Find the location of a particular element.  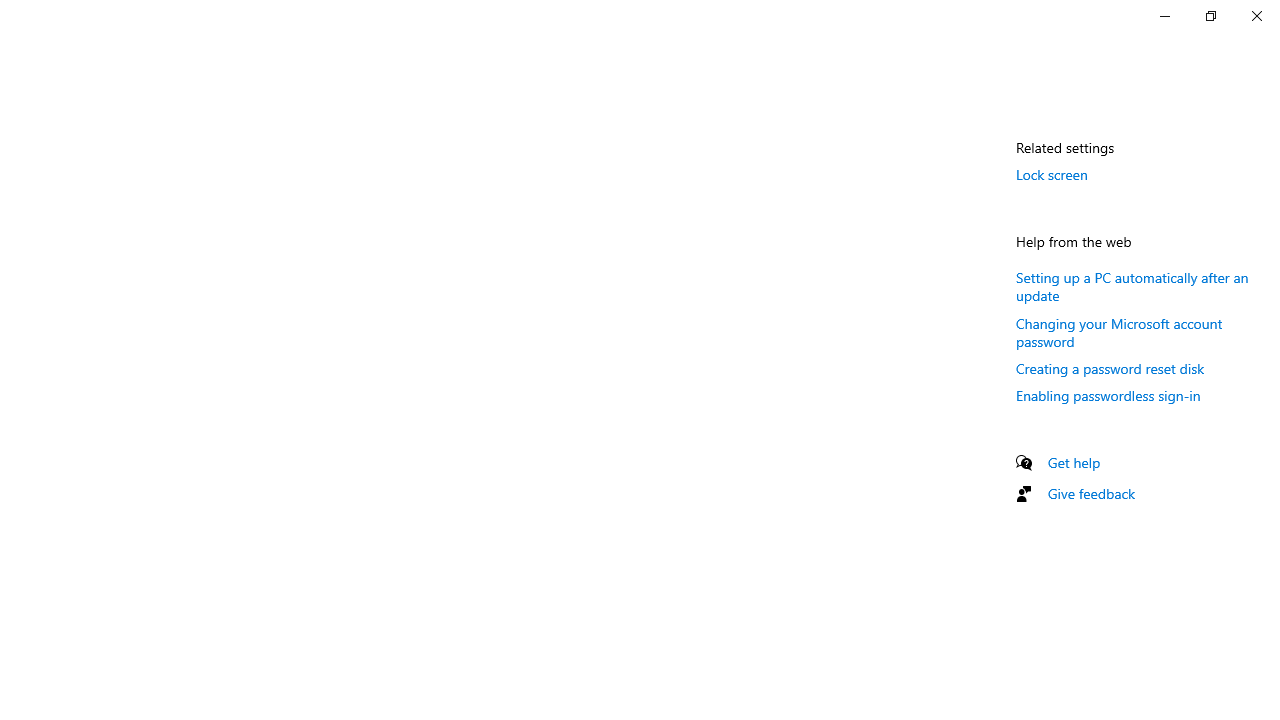

'Restore Settings' is located at coordinates (1209, 15).